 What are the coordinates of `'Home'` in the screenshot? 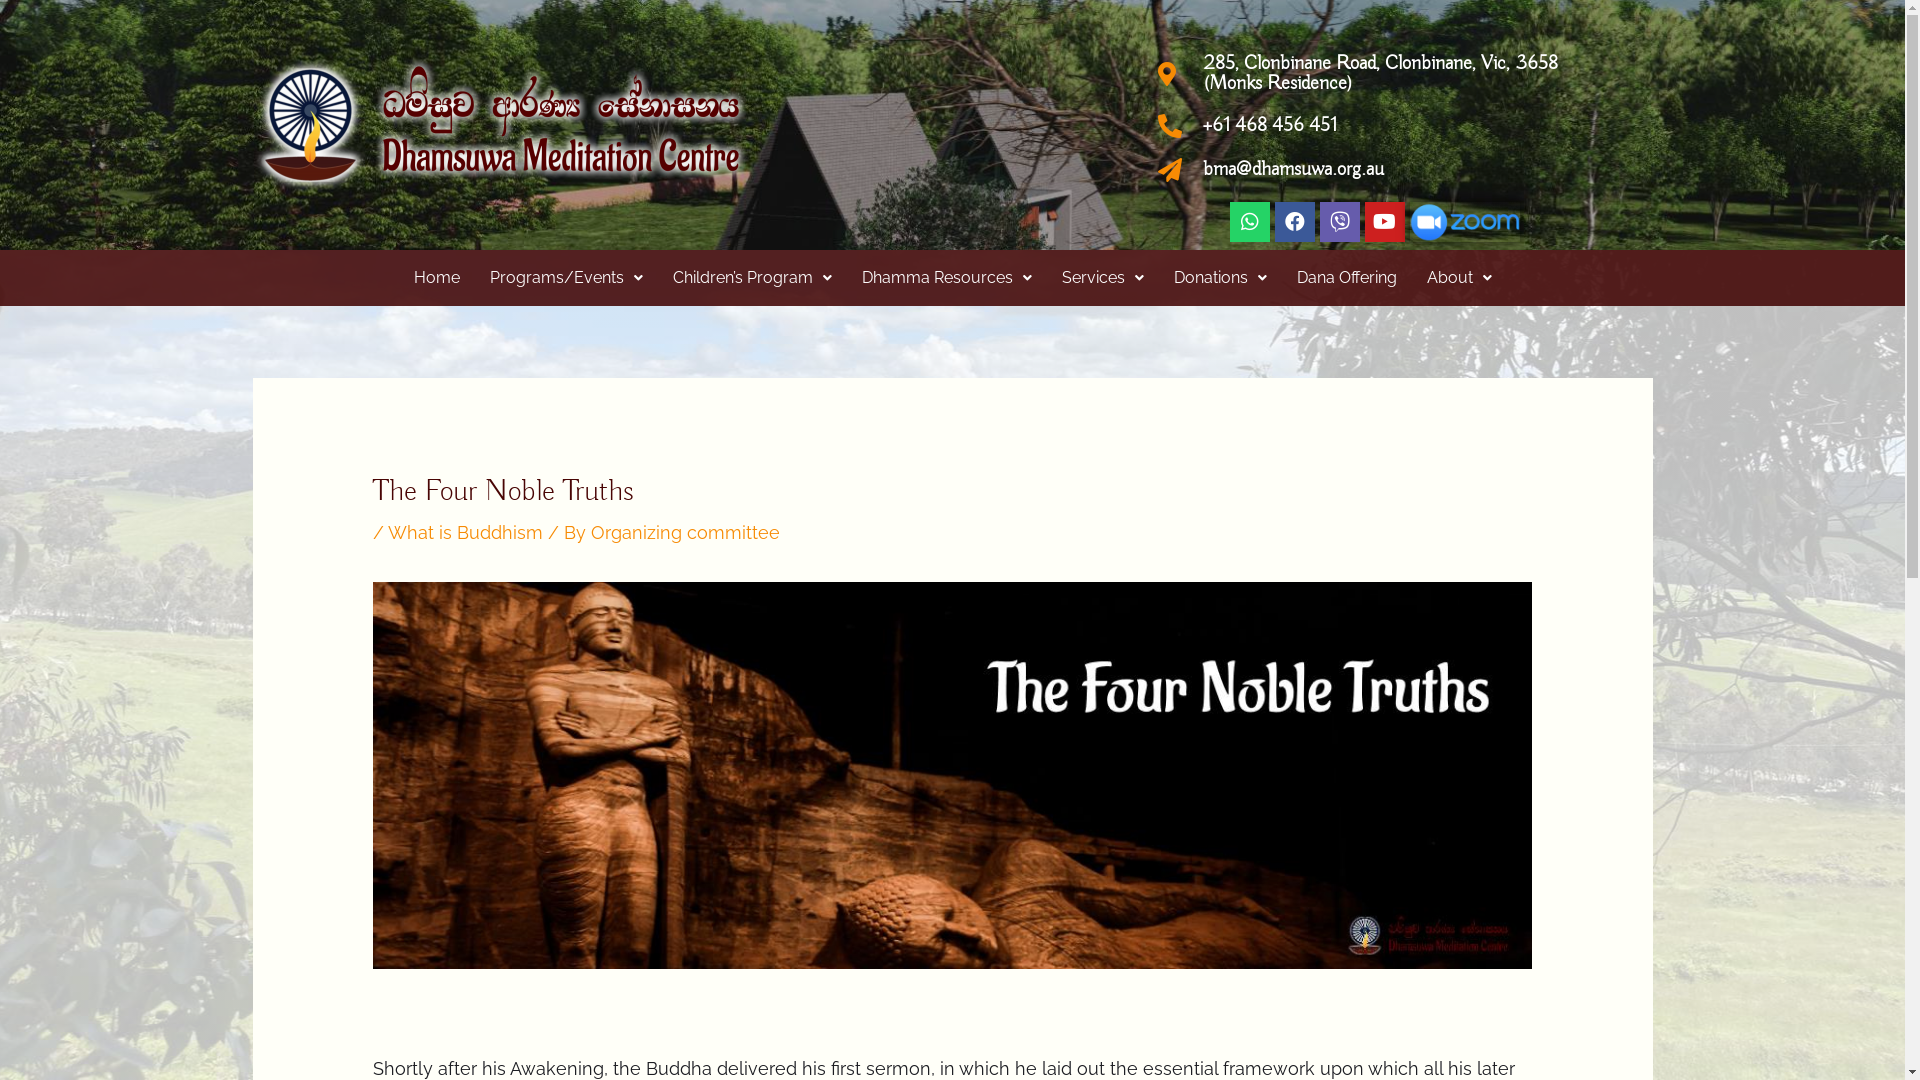 It's located at (398, 277).